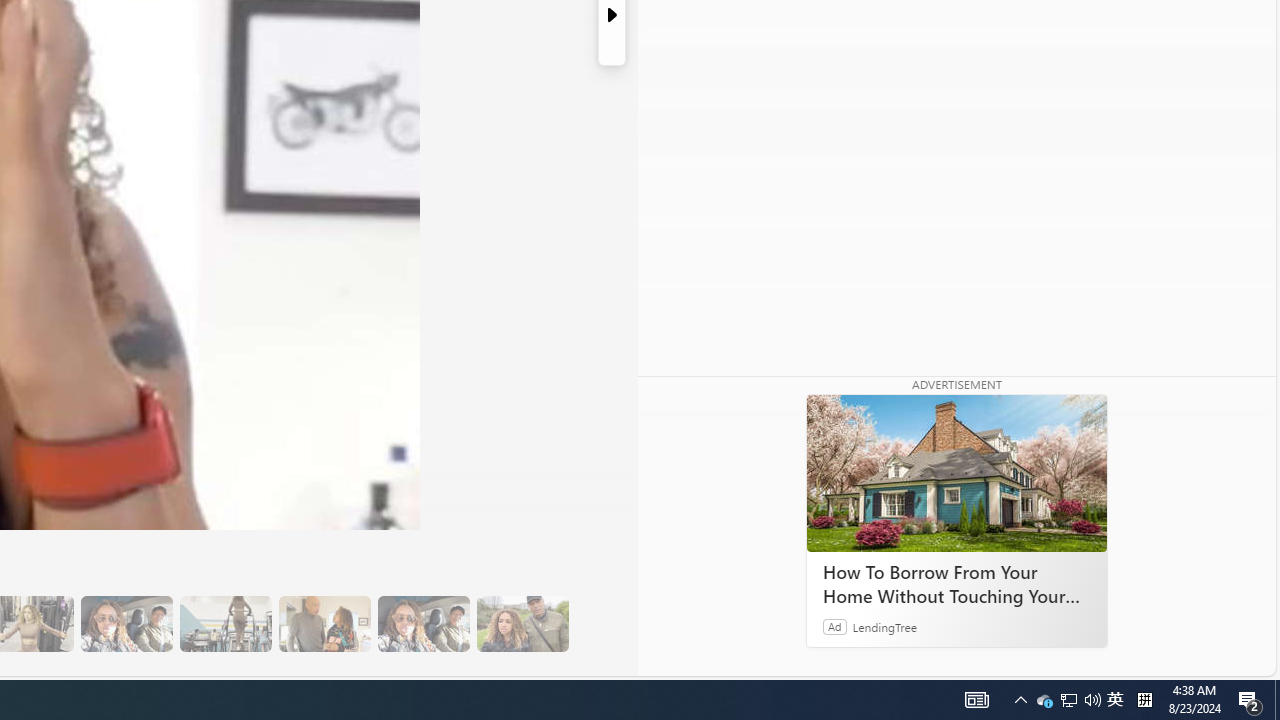 The width and height of the screenshot is (1280, 720). What do you see at coordinates (884, 625) in the screenshot?
I see `'LendingTree'` at bounding box center [884, 625].